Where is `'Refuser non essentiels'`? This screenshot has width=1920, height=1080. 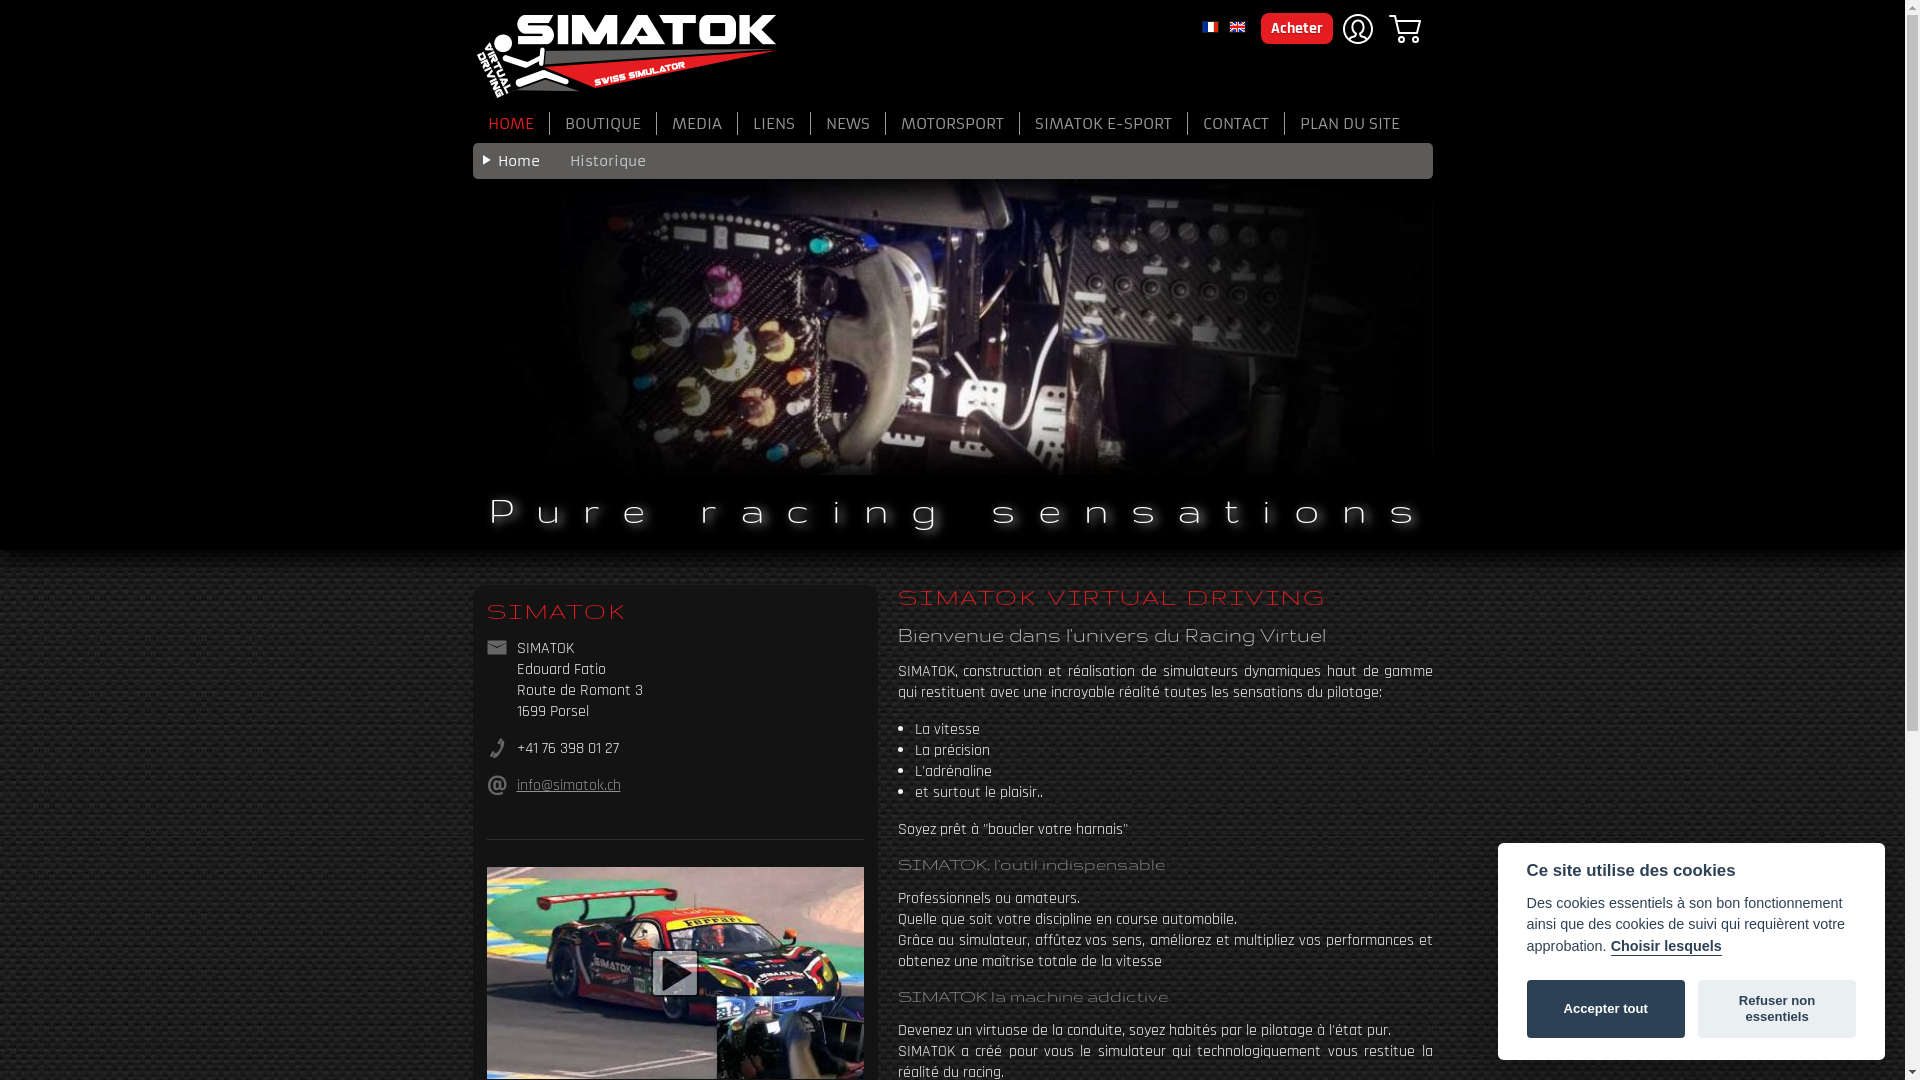 'Refuser non essentiels' is located at coordinates (1776, 1009).